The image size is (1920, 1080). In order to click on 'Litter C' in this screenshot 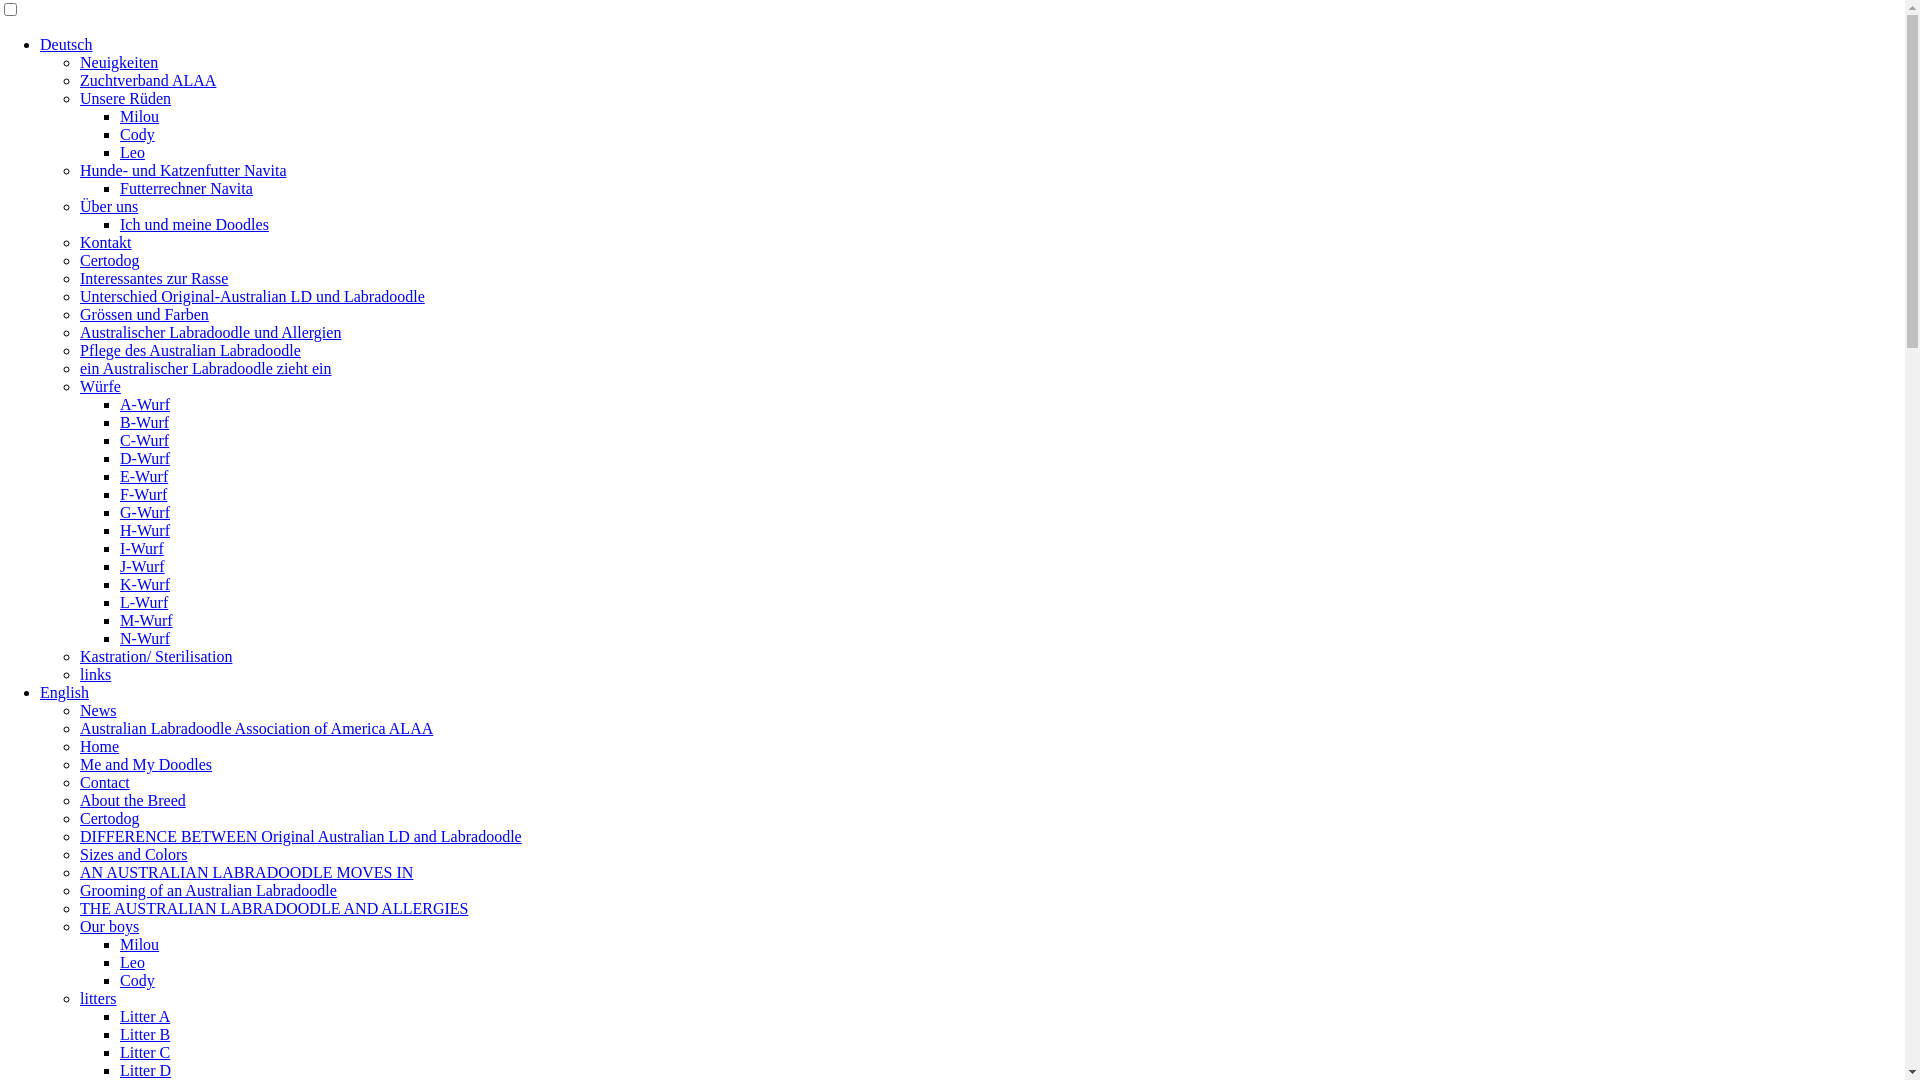, I will do `click(143, 1051)`.